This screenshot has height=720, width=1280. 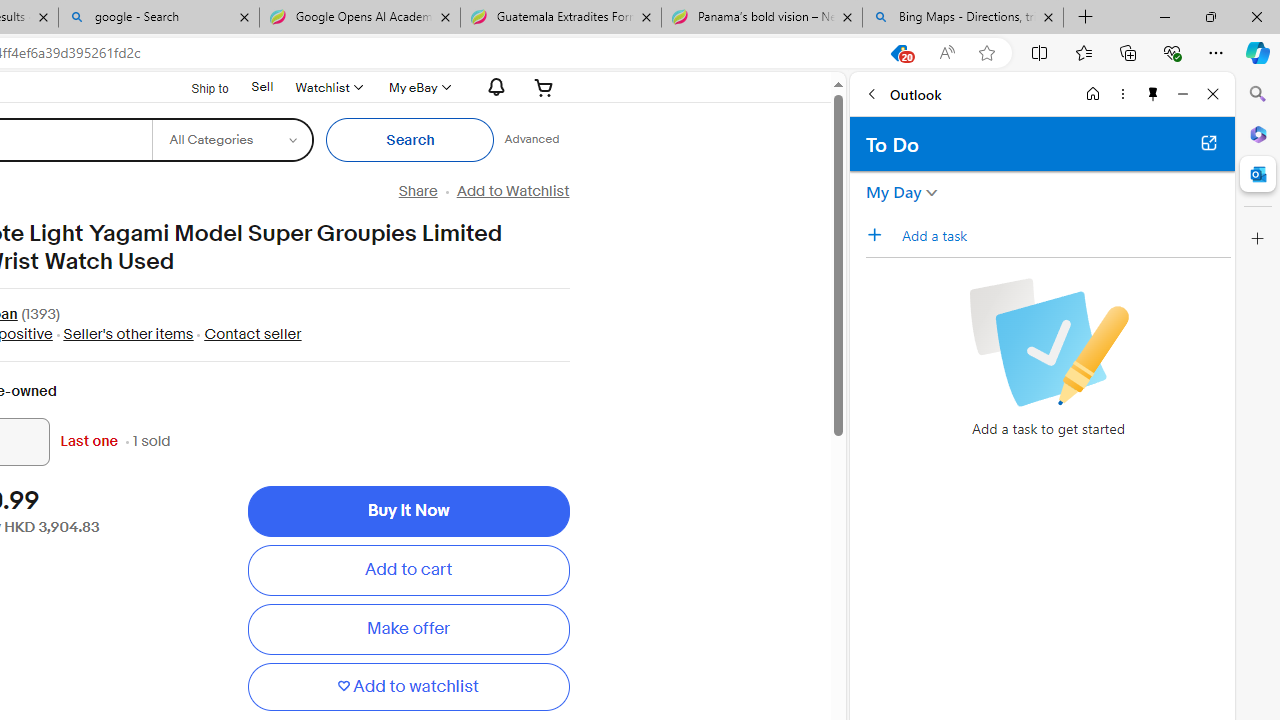 What do you see at coordinates (197, 87) in the screenshot?
I see `'Ship to'` at bounding box center [197, 87].